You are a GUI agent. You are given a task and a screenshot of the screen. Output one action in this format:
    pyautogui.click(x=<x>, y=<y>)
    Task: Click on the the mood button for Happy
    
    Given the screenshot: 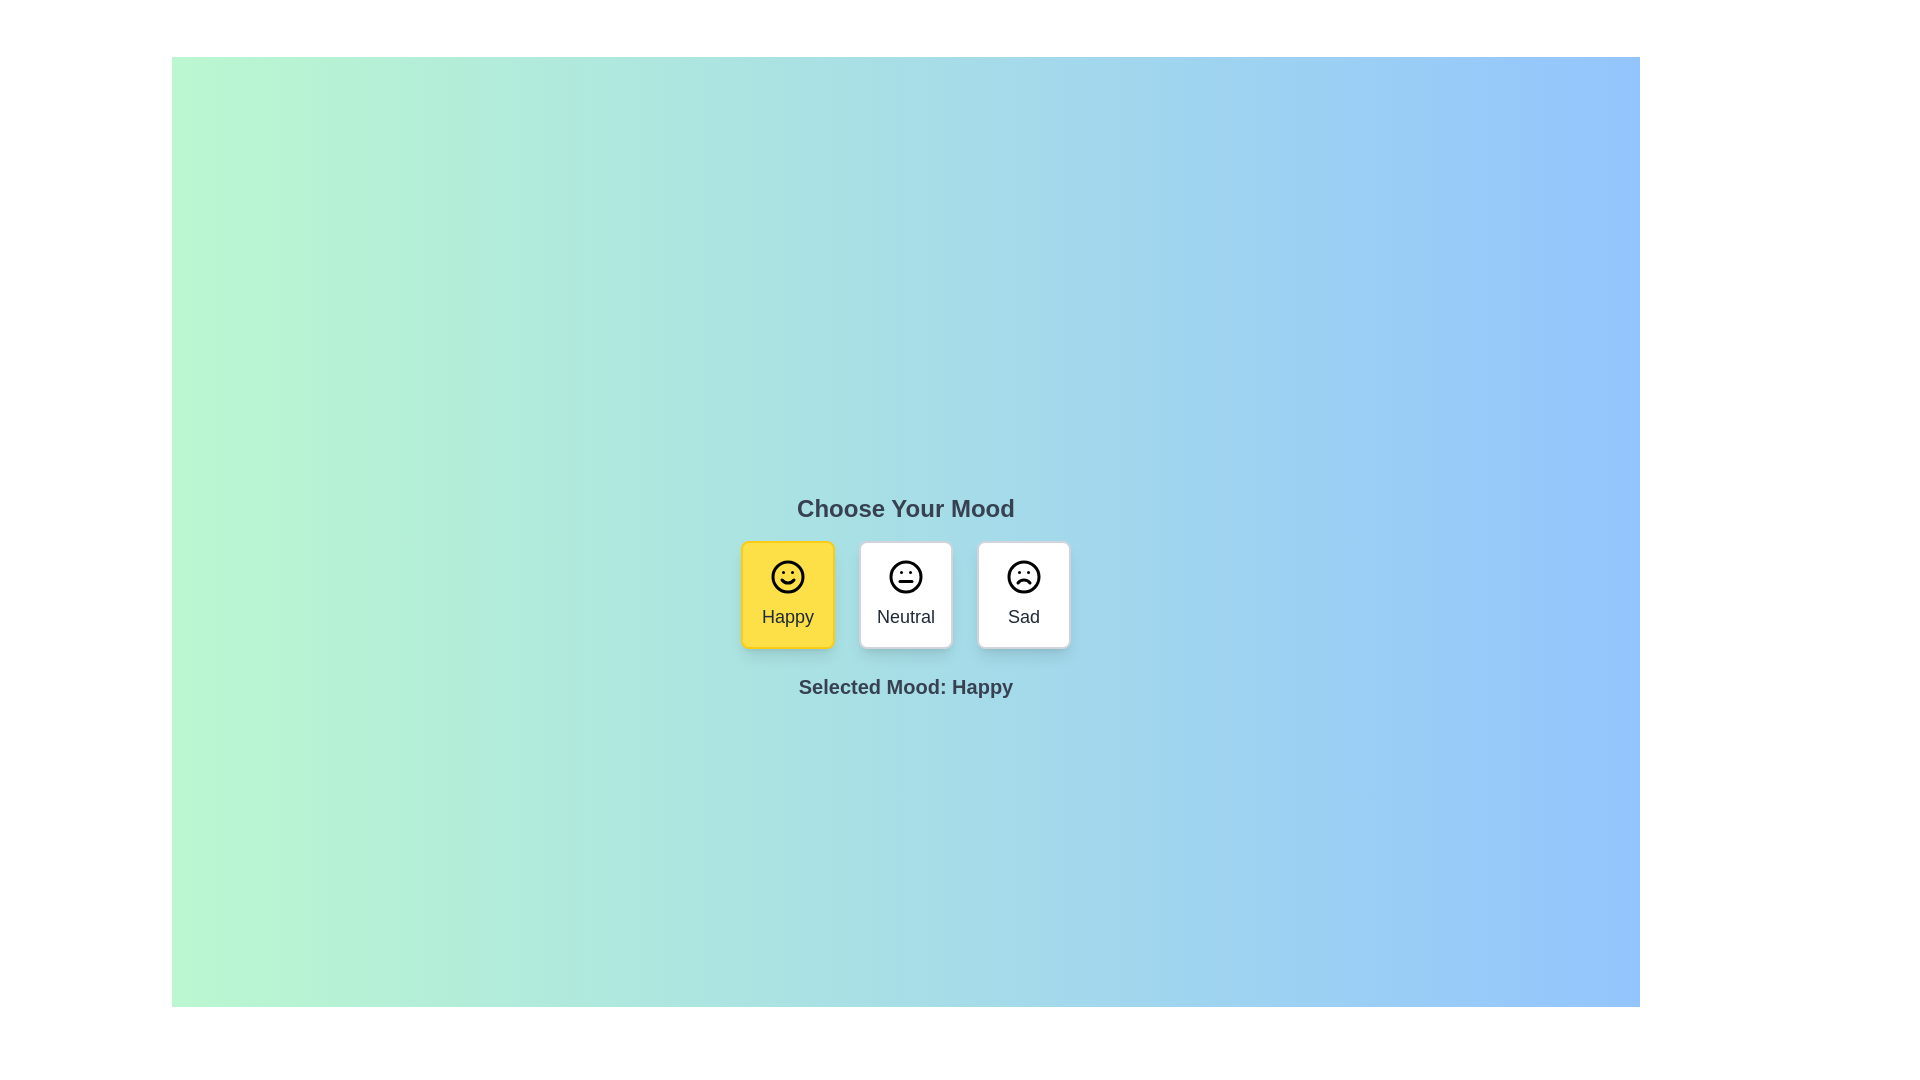 What is the action you would take?
    pyautogui.click(x=786, y=593)
    